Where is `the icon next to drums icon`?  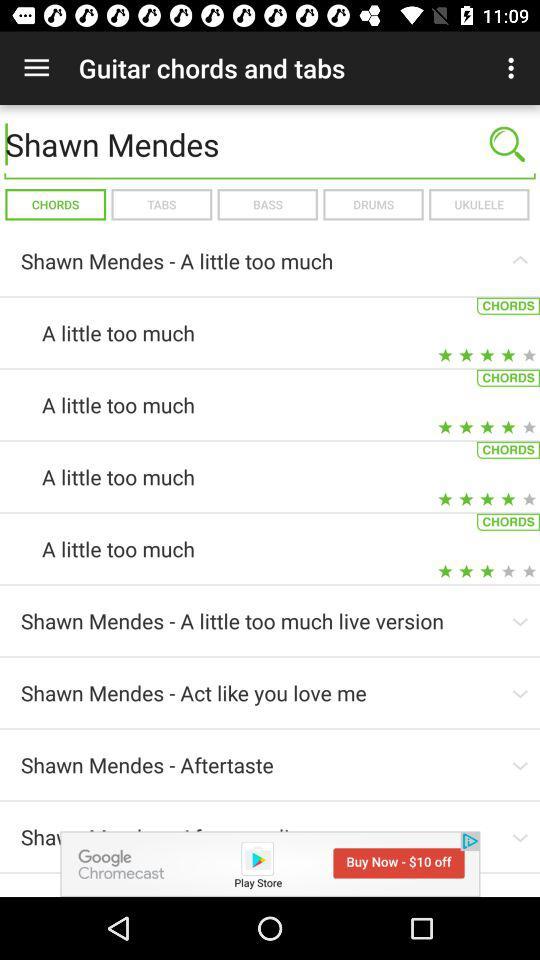
the icon next to drums icon is located at coordinates (267, 204).